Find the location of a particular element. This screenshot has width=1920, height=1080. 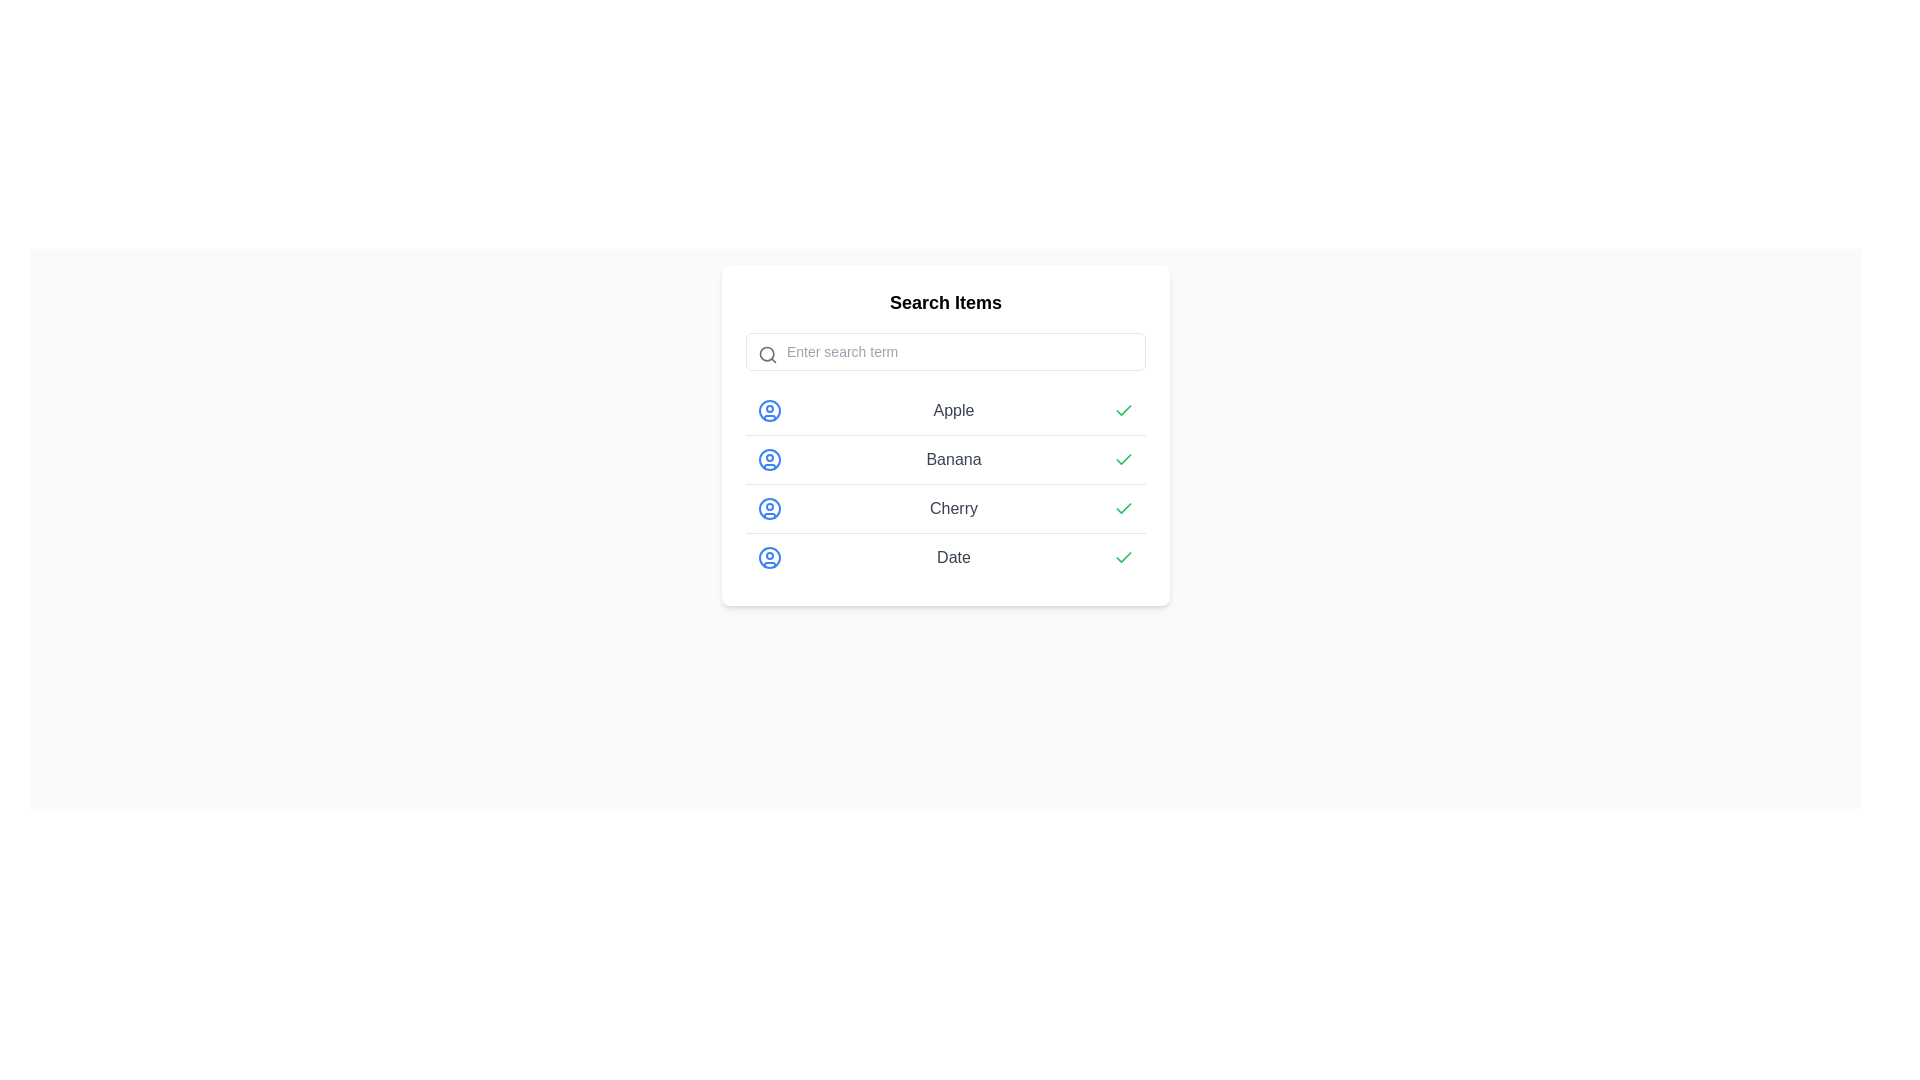

the second list item labeled 'Banana', which features a user icon on the left and a green checkmark on the right, to view options for the item is located at coordinates (944, 459).